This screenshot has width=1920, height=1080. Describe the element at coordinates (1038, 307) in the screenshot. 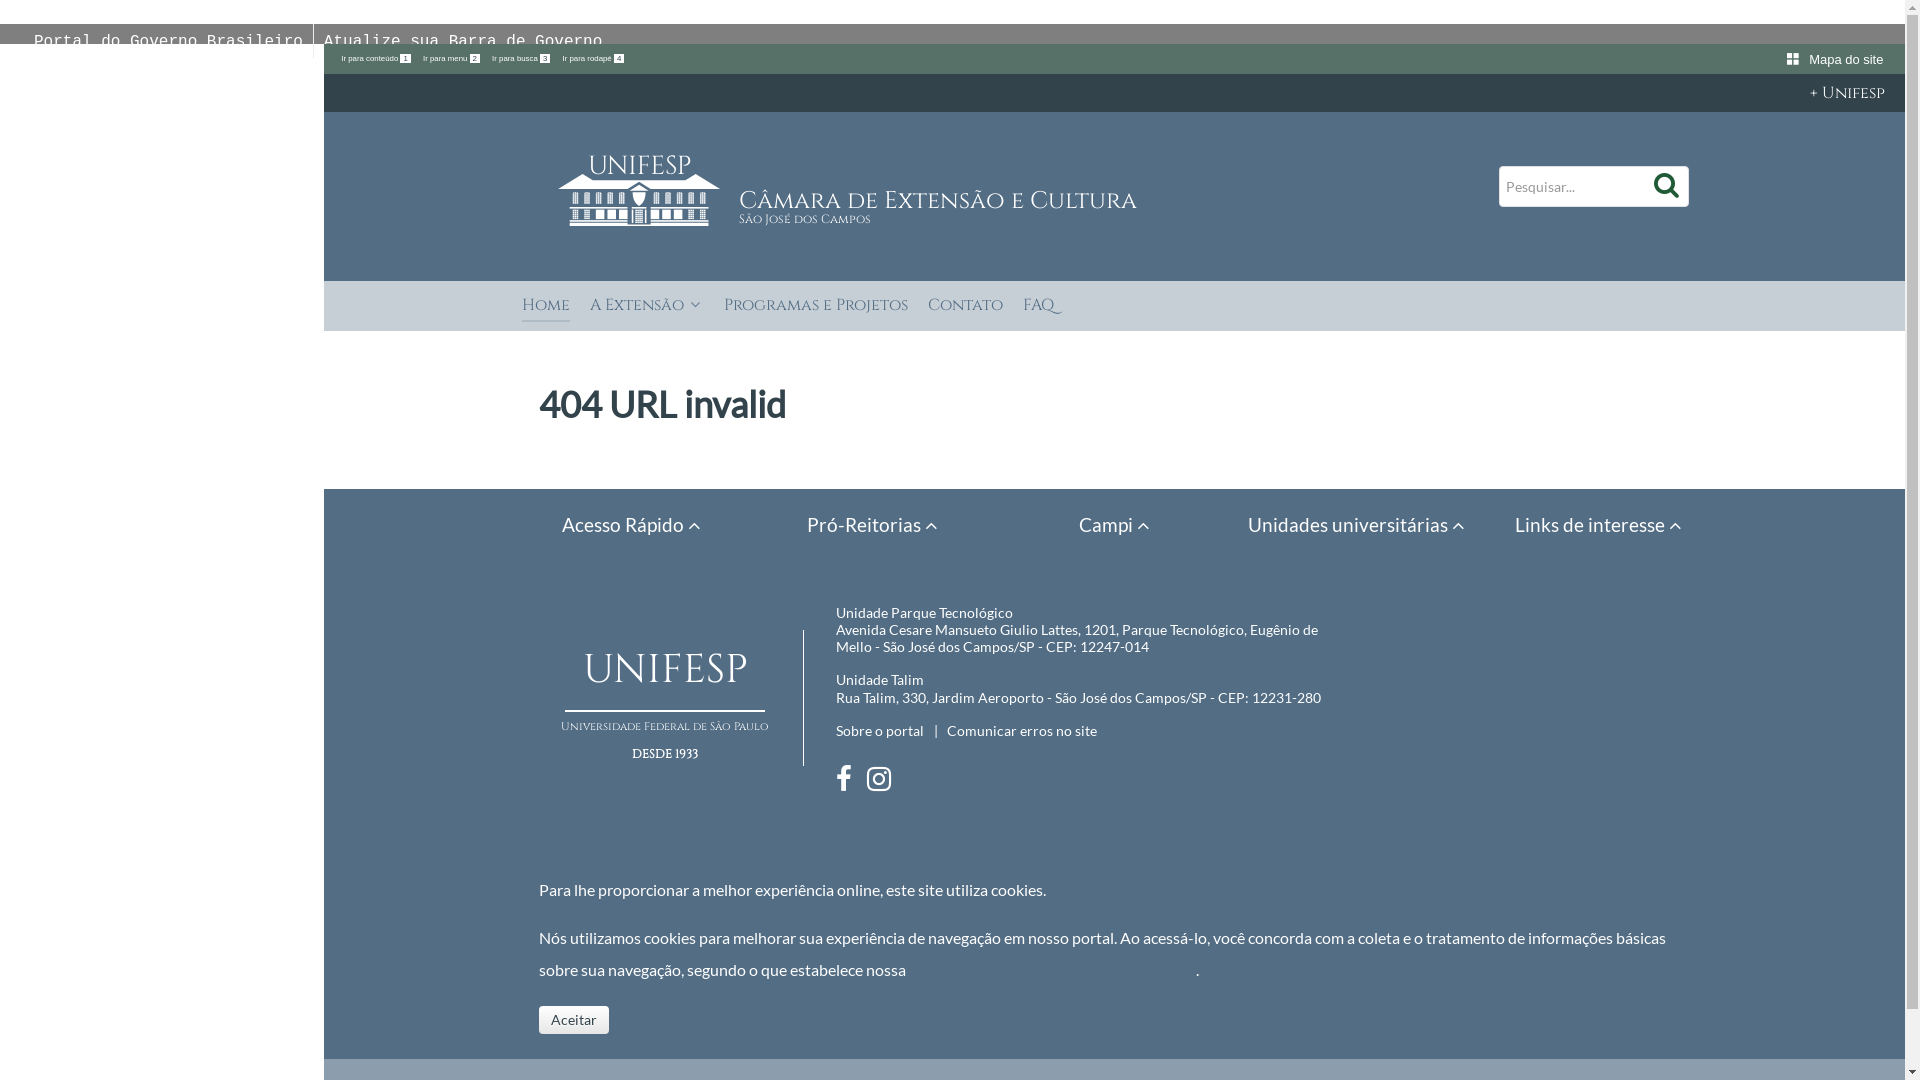

I see `'FAQ'` at that location.